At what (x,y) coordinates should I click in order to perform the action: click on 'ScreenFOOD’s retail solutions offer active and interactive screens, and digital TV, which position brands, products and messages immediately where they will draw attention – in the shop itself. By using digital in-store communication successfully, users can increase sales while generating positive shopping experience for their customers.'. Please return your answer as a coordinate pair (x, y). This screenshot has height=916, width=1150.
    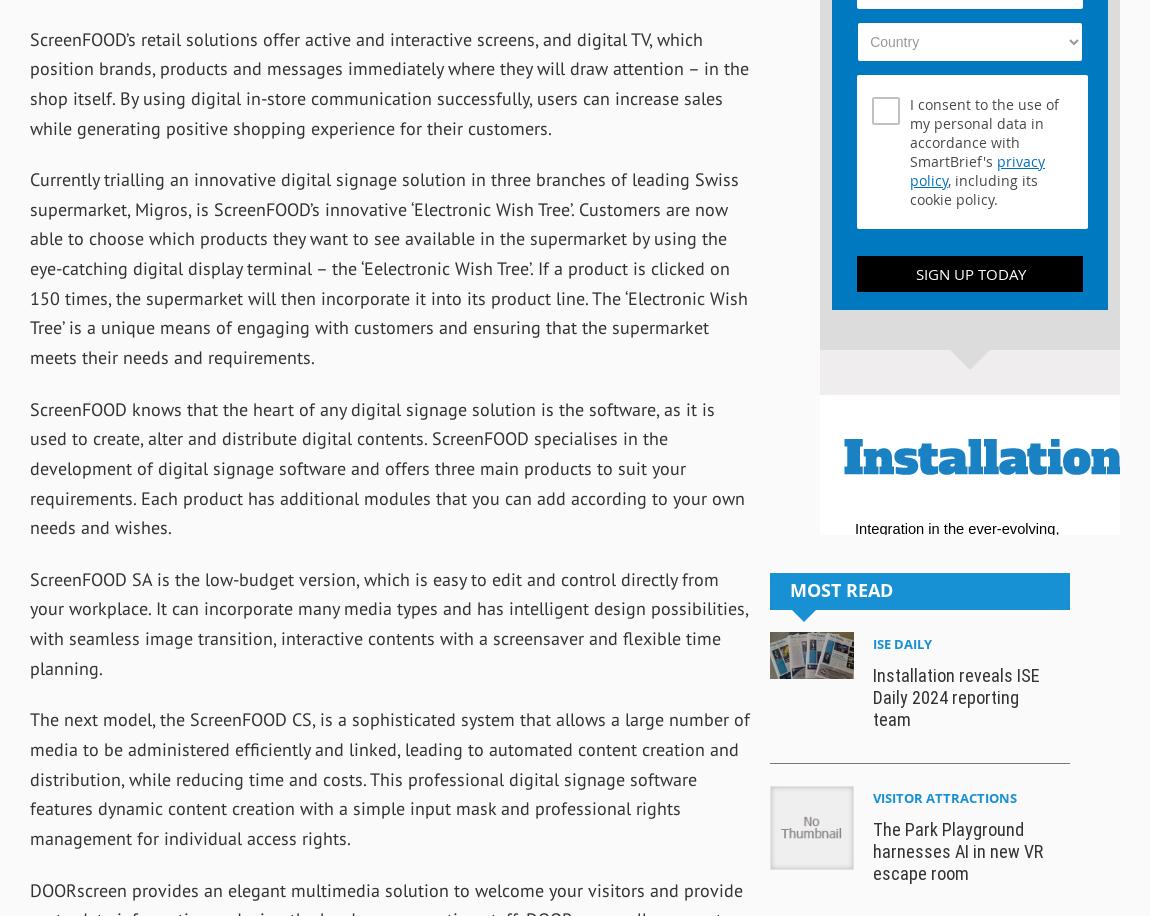
    Looking at the image, I should click on (27, 81).